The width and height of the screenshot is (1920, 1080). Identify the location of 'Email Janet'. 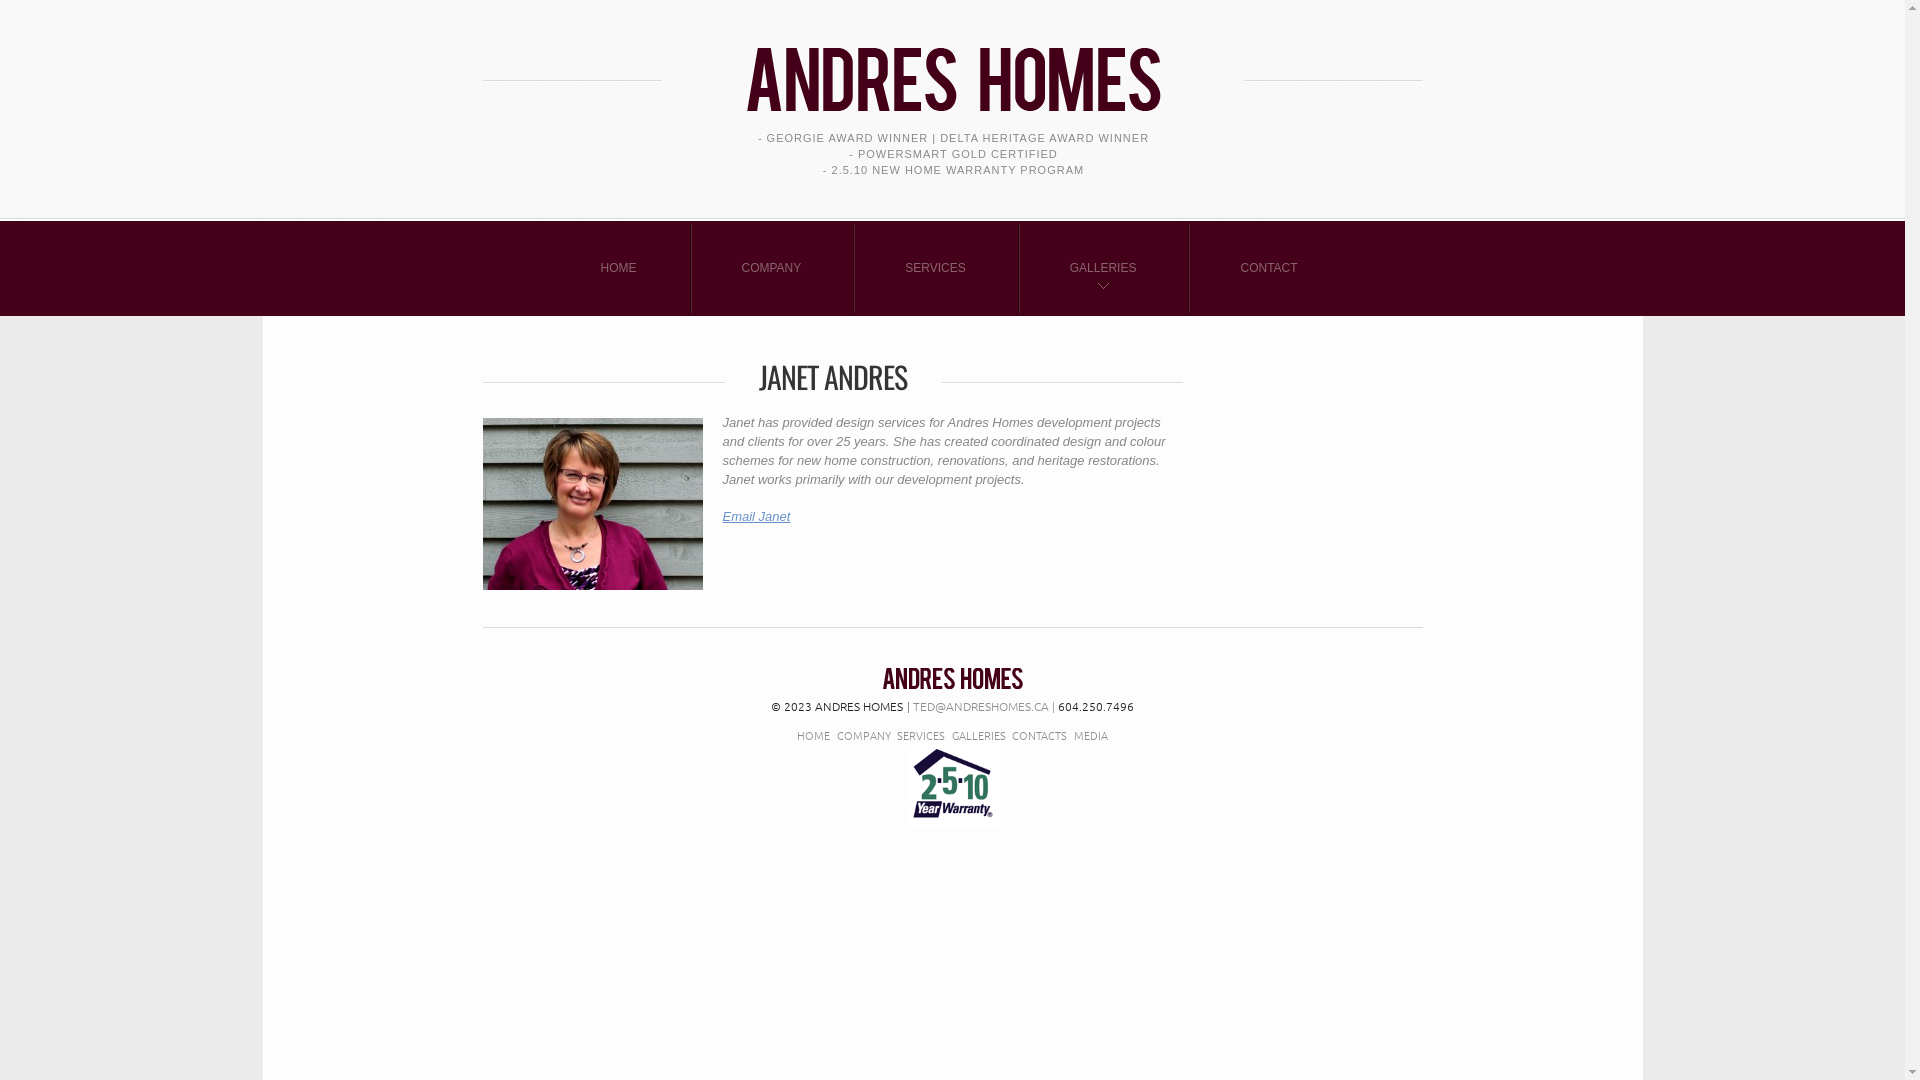
(754, 515).